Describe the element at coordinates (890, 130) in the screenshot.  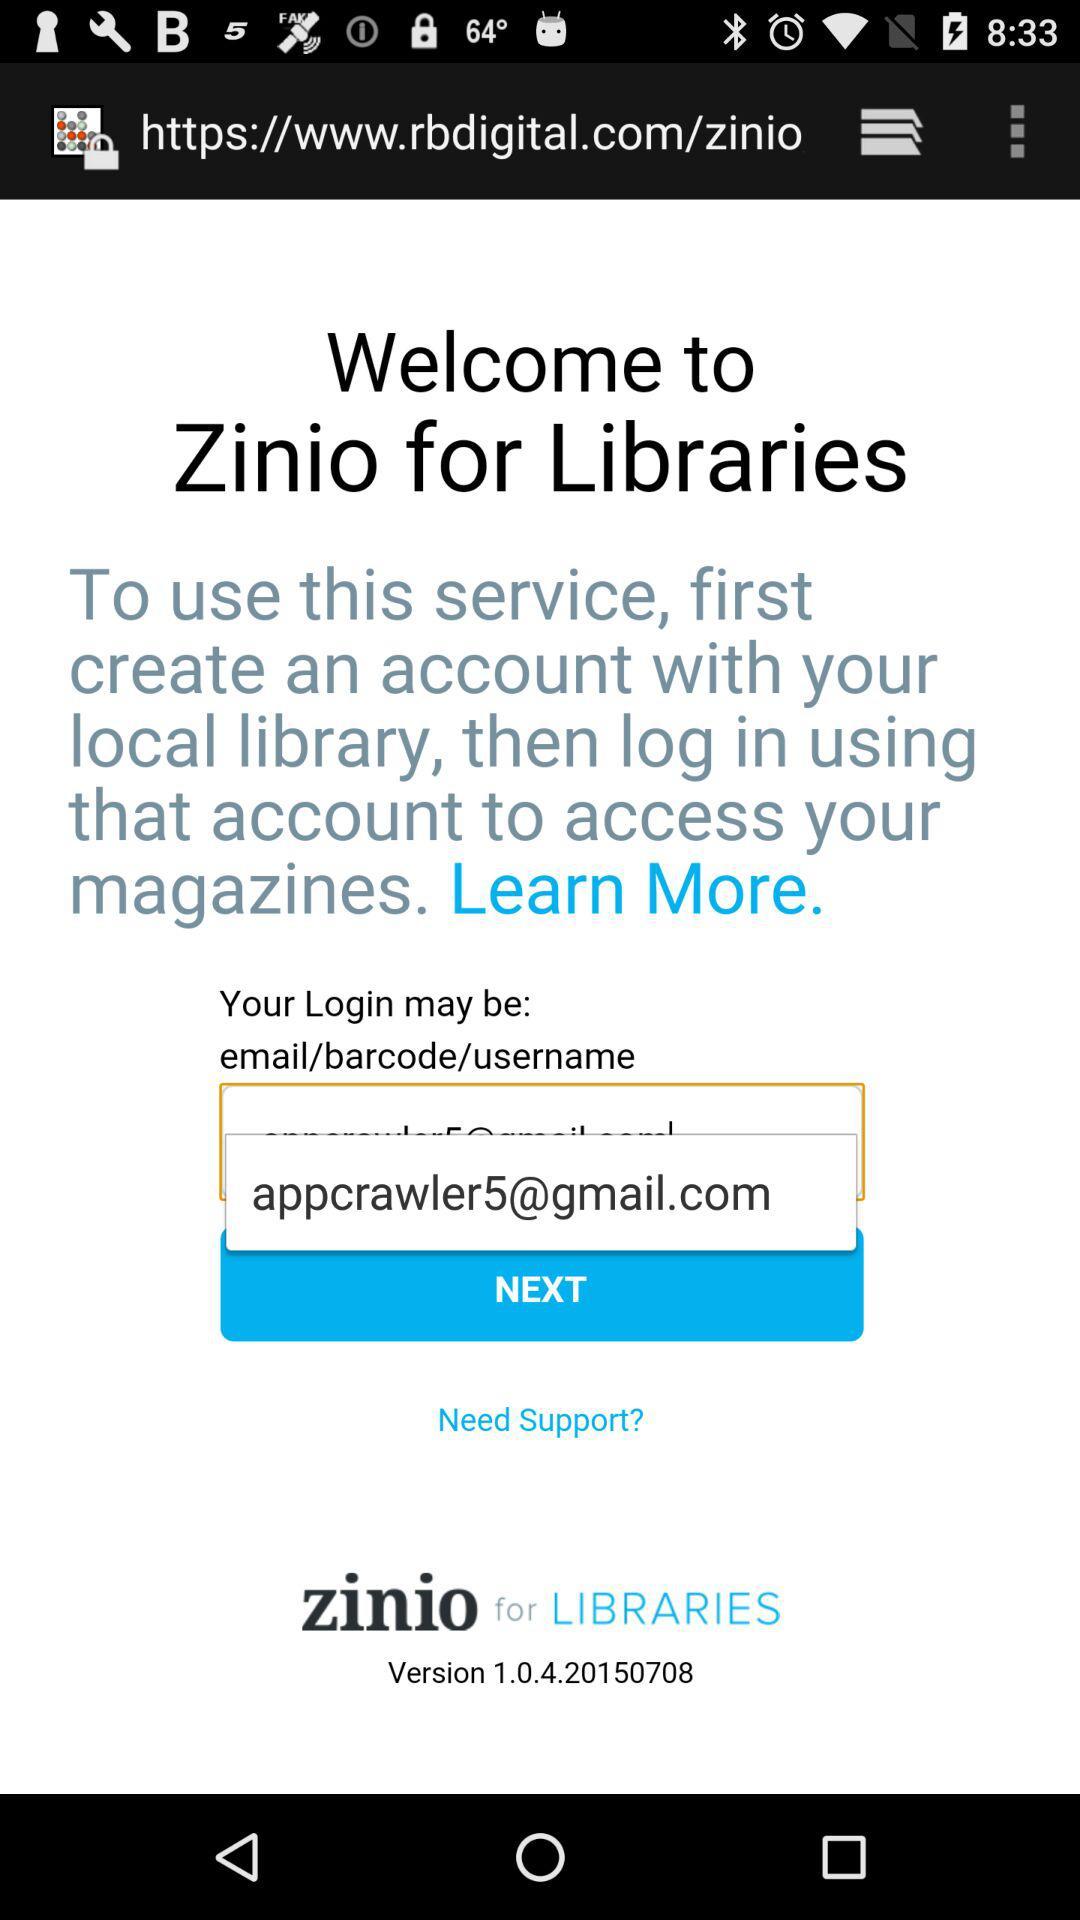
I see `item next to the https www rbdigital item` at that location.